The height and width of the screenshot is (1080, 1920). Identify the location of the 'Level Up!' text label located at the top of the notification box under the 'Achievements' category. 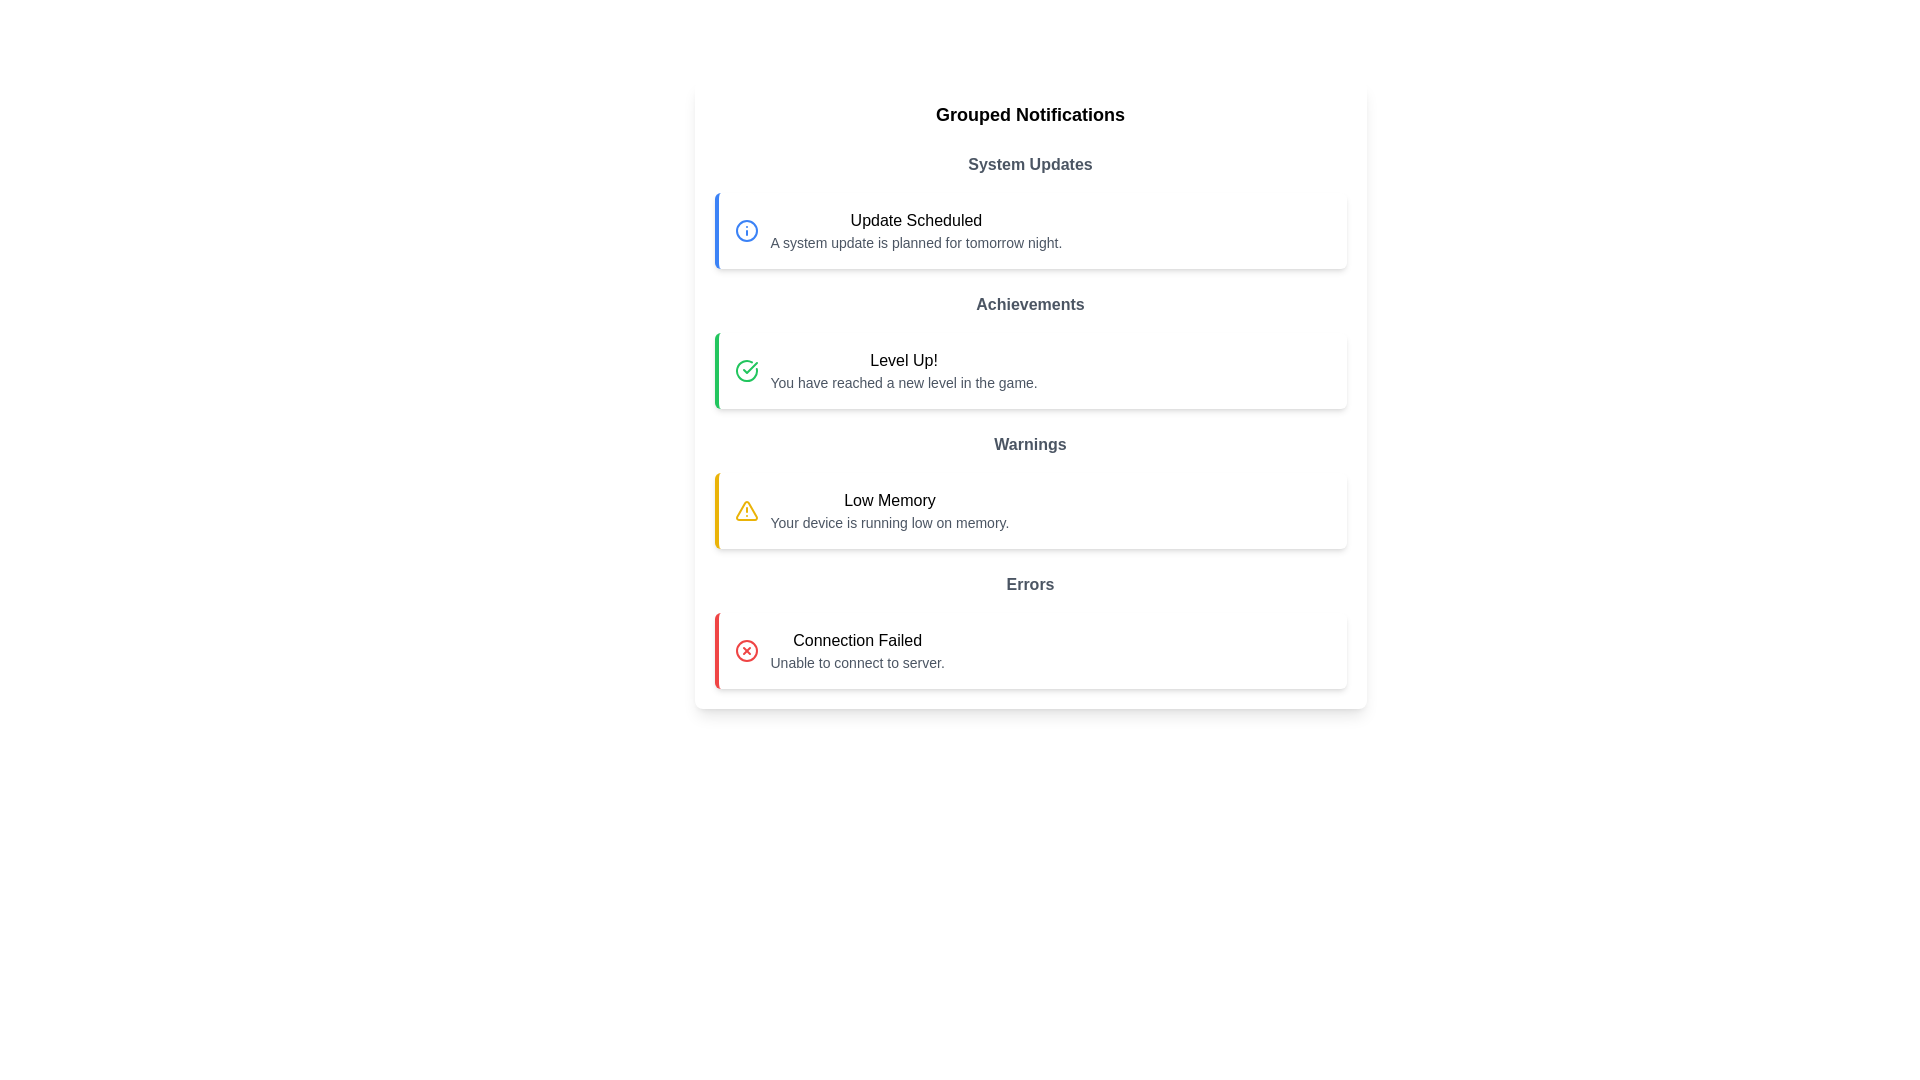
(903, 361).